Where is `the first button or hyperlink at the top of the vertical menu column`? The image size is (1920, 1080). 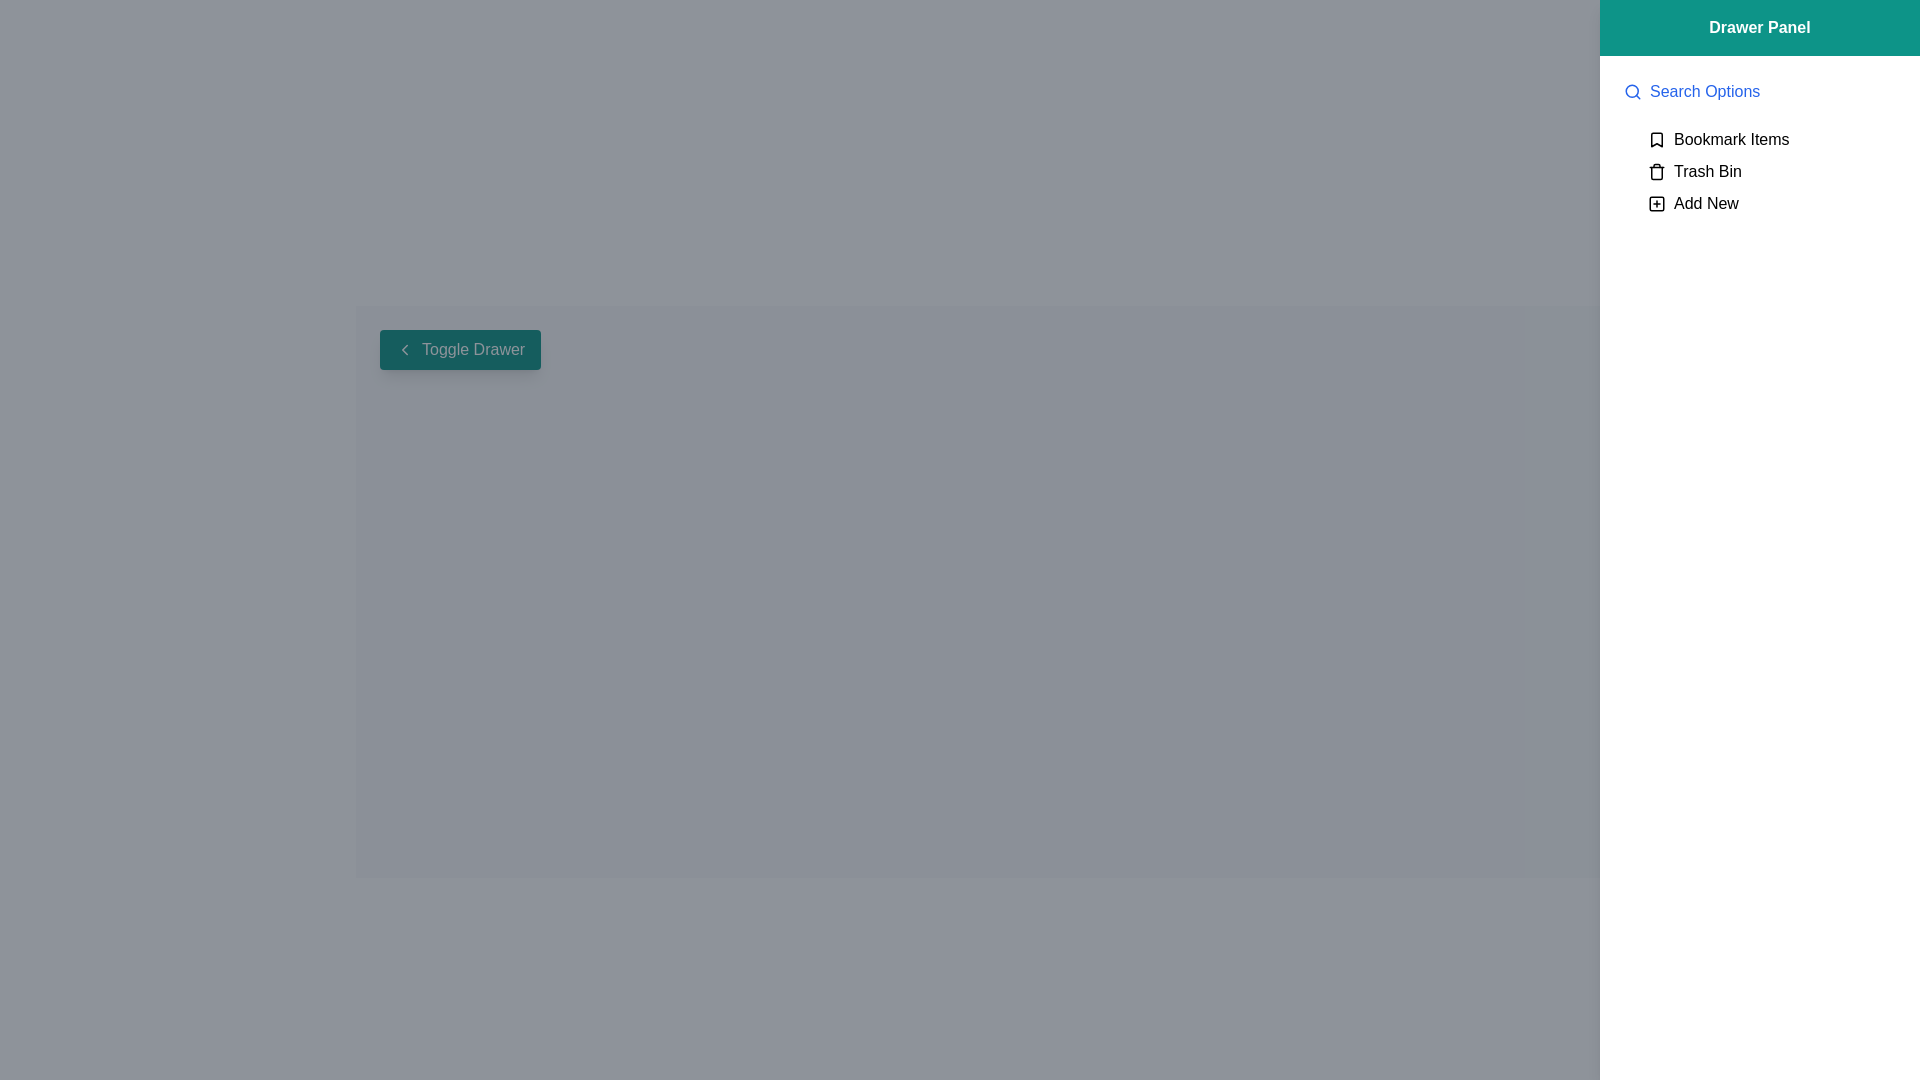 the first button or hyperlink at the top of the vertical menu column is located at coordinates (1691, 92).